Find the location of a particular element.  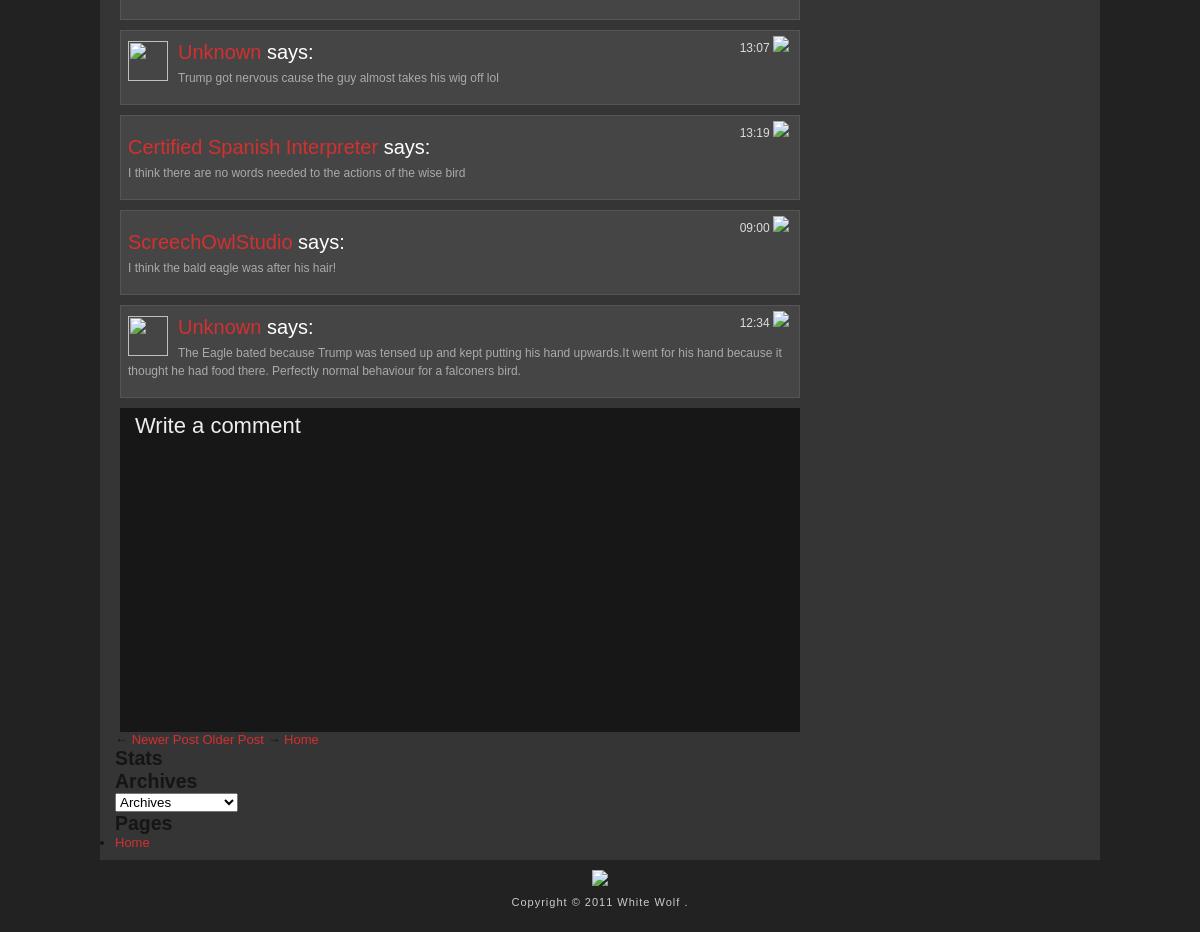

'Write a comment' is located at coordinates (216, 424).